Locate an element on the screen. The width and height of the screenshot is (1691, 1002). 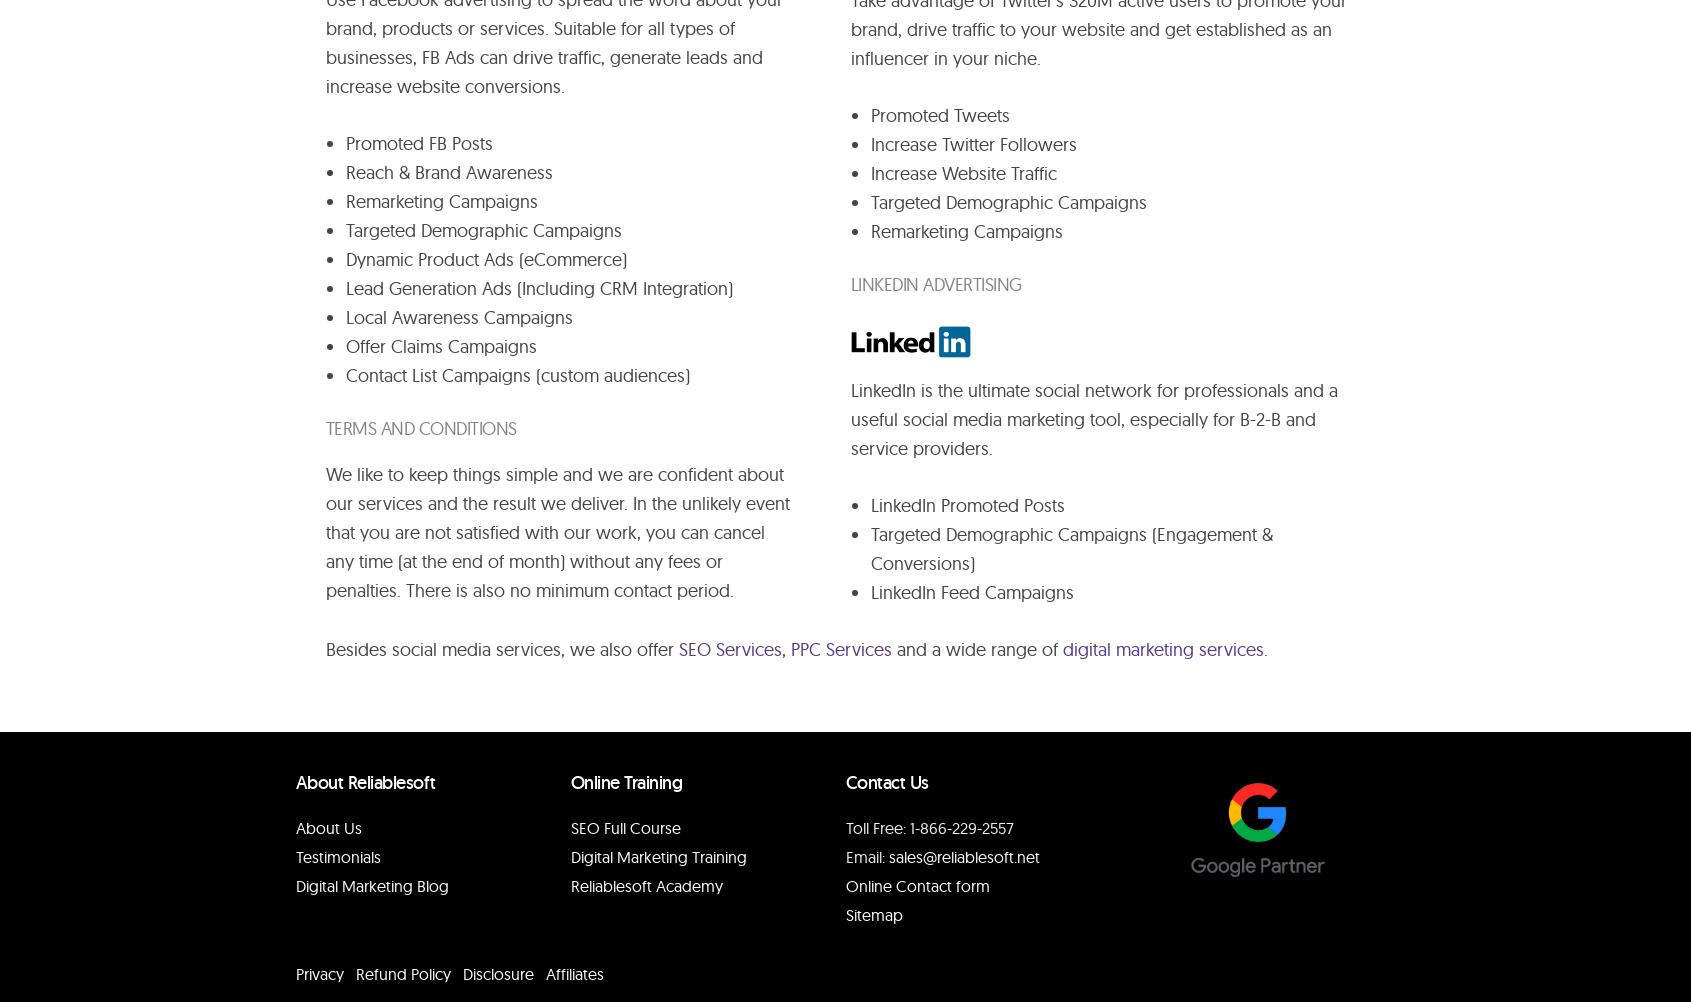
'Dynamic Product Ads (eCommerce)' is located at coordinates (484, 258).